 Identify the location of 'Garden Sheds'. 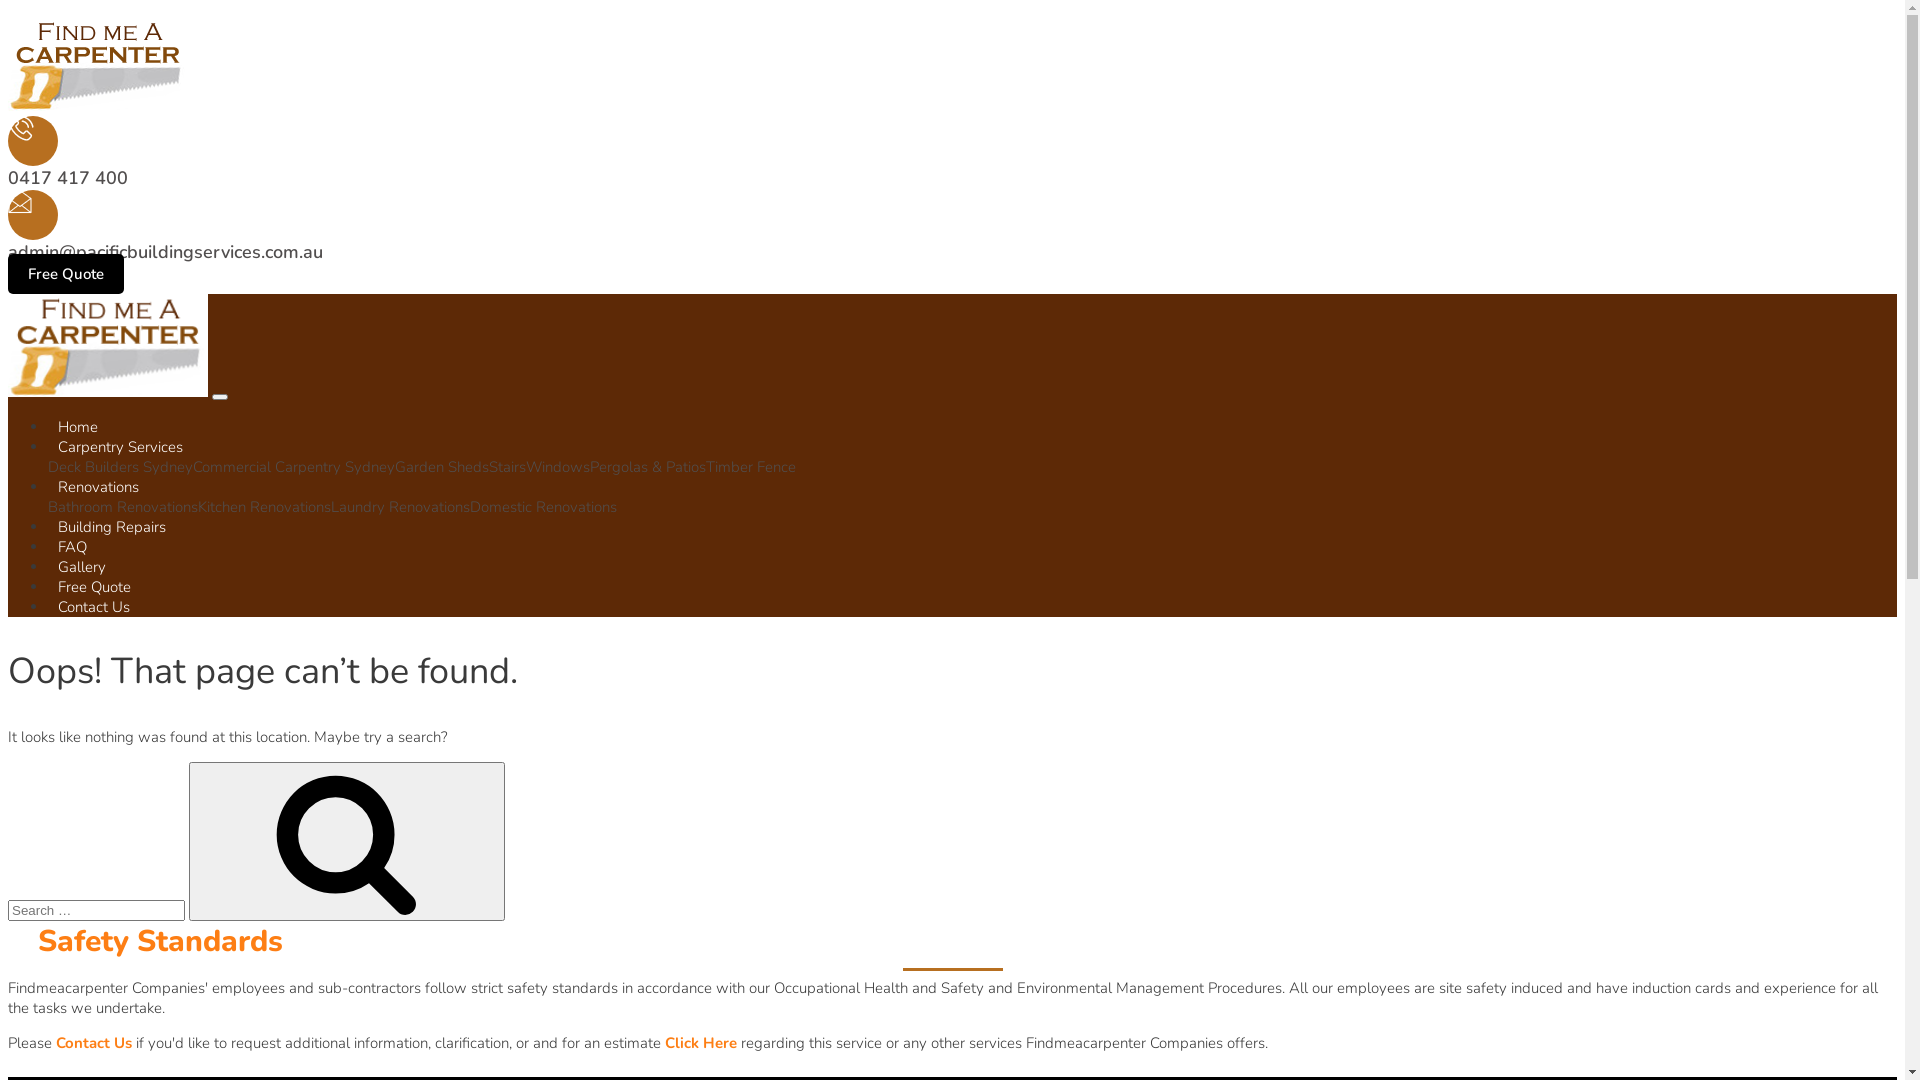
(394, 466).